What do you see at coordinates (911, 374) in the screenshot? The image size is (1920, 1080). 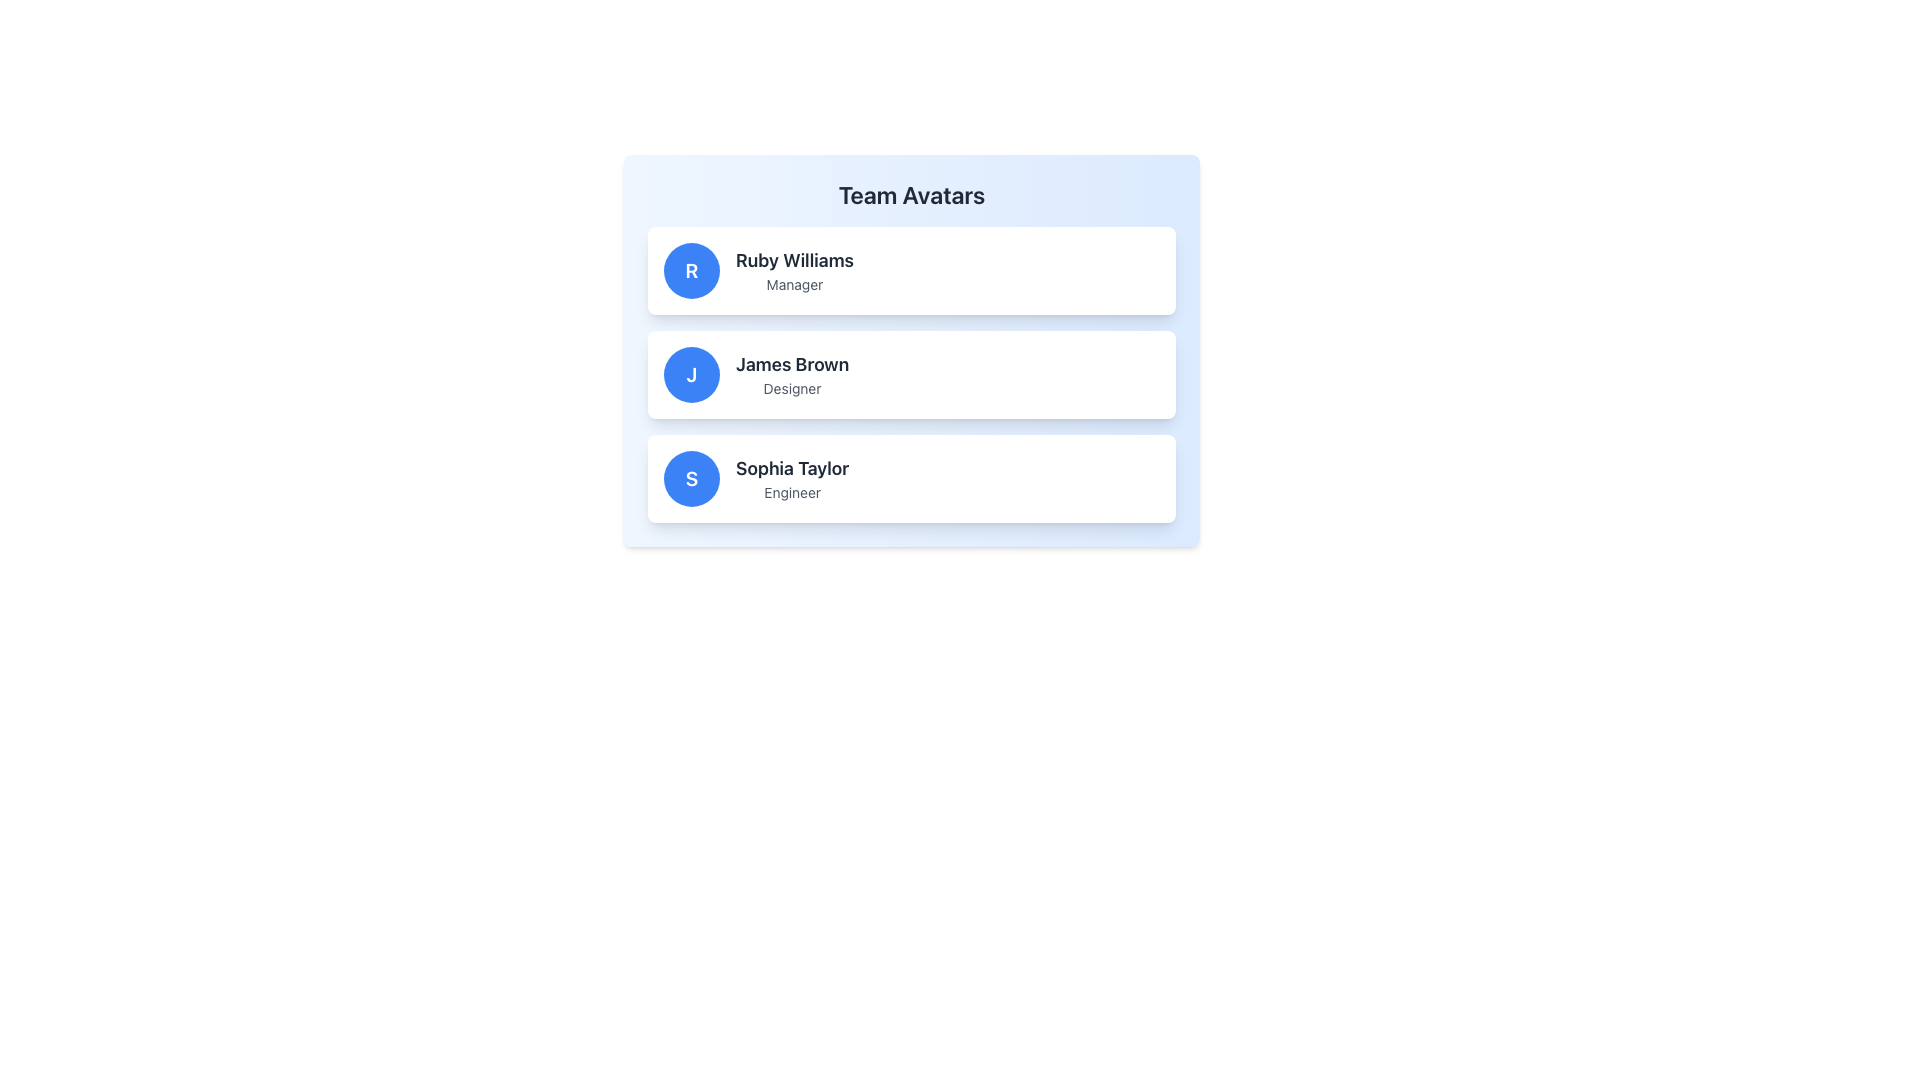 I see `the List Item displaying the profile information of team member James Brown, who is a Designer, located between Ruby Williams and Sophia Taylor` at bounding box center [911, 374].